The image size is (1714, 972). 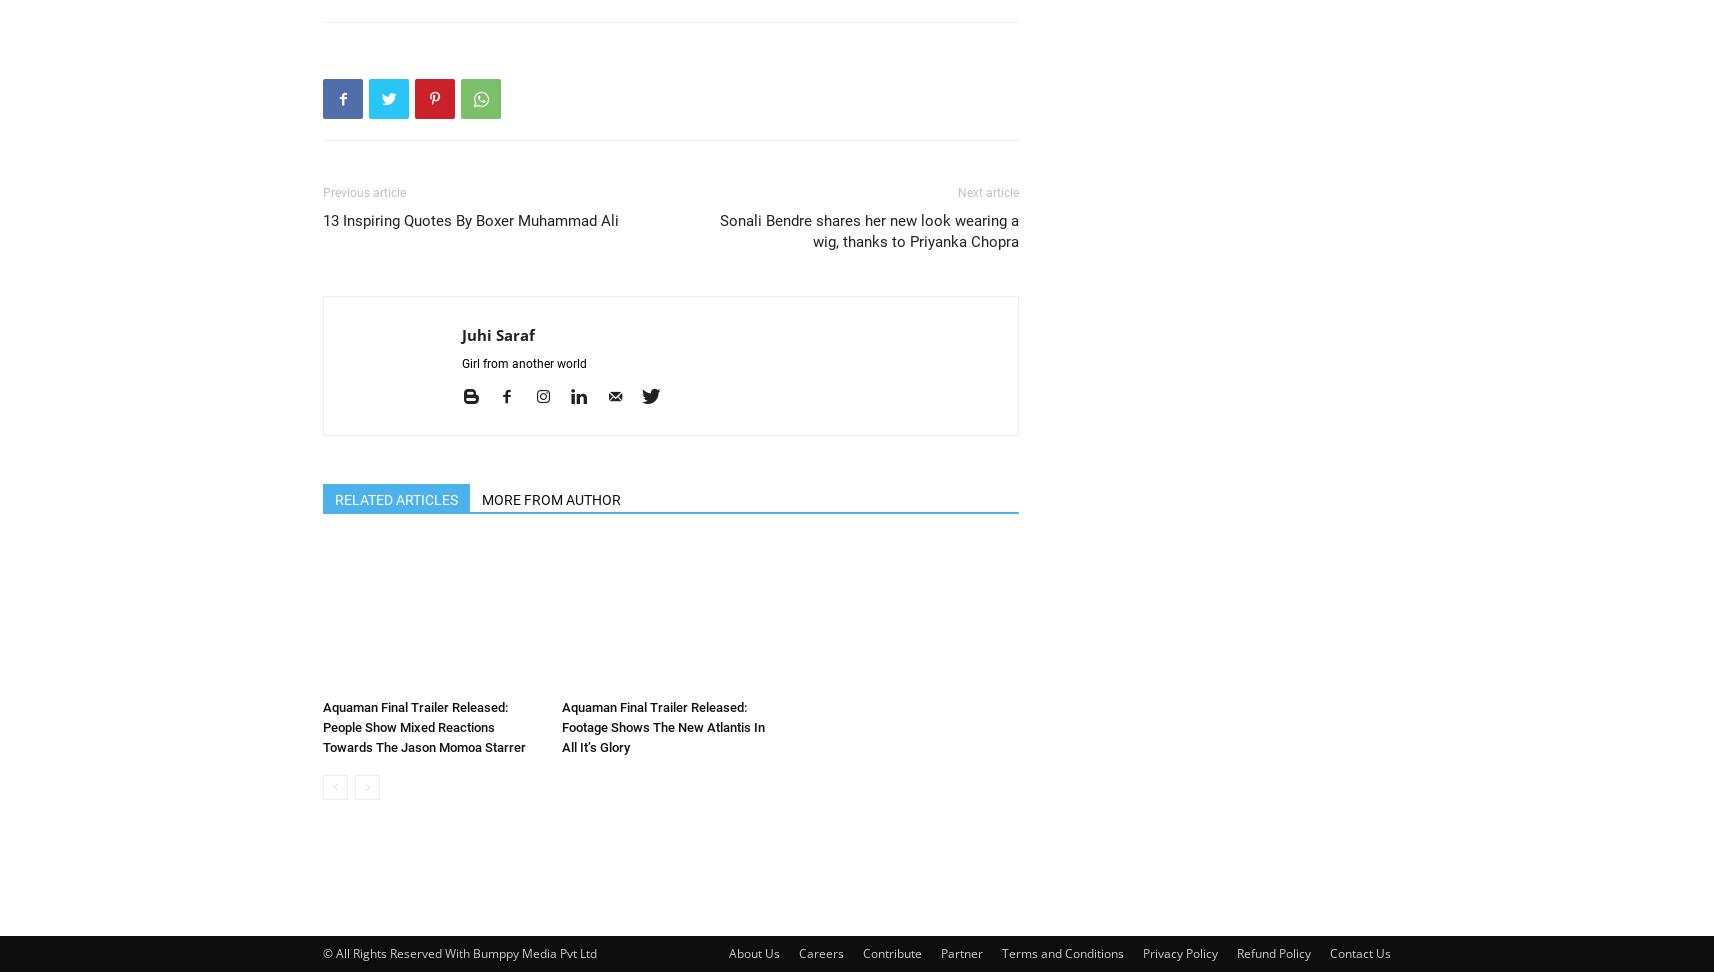 What do you see at coordinates (987, 192) in the screenshot?
I see `'Next article'` at bounding box center [987, 192].